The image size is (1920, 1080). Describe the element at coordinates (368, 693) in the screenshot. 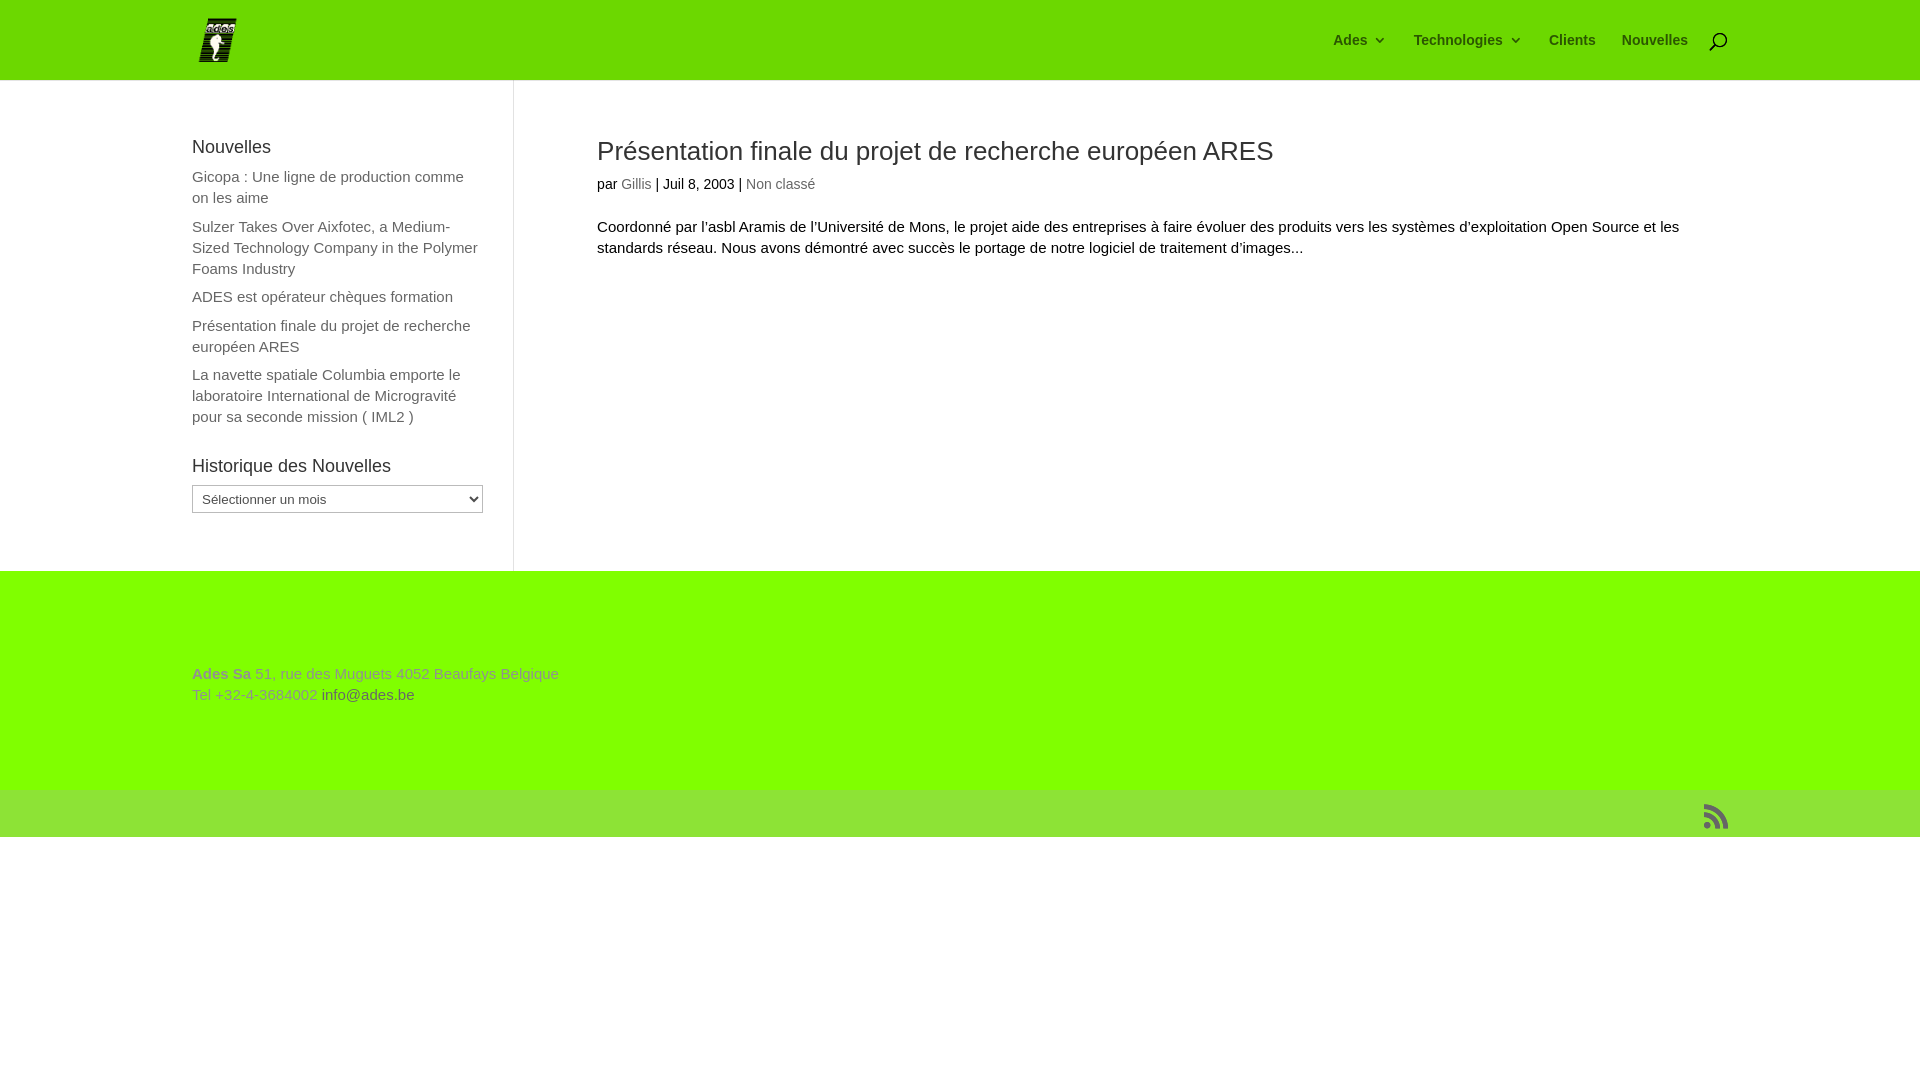

I see `'info@ades.be'` at that location.